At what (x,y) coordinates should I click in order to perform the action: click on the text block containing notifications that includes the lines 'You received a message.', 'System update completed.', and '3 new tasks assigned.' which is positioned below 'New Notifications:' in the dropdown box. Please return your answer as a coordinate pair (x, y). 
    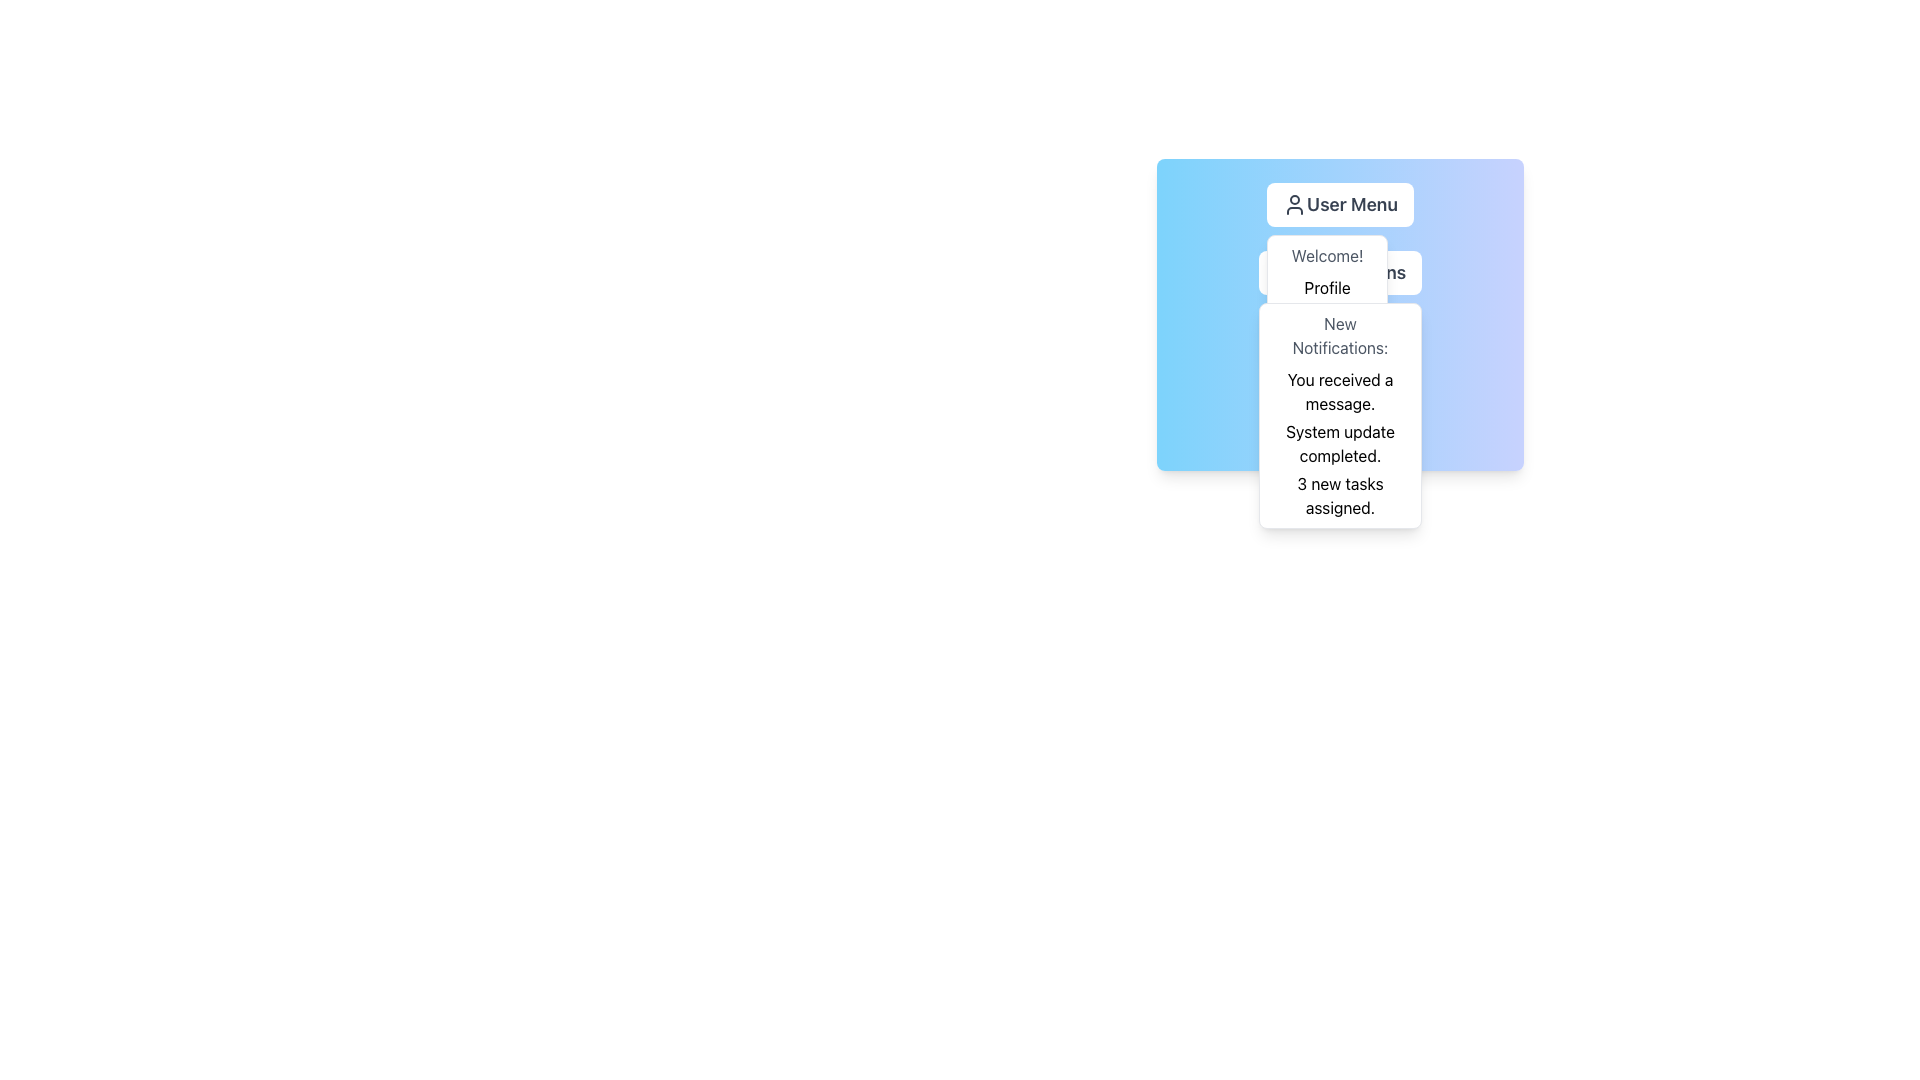
    Looking at the image, I should click on (1340, 442).